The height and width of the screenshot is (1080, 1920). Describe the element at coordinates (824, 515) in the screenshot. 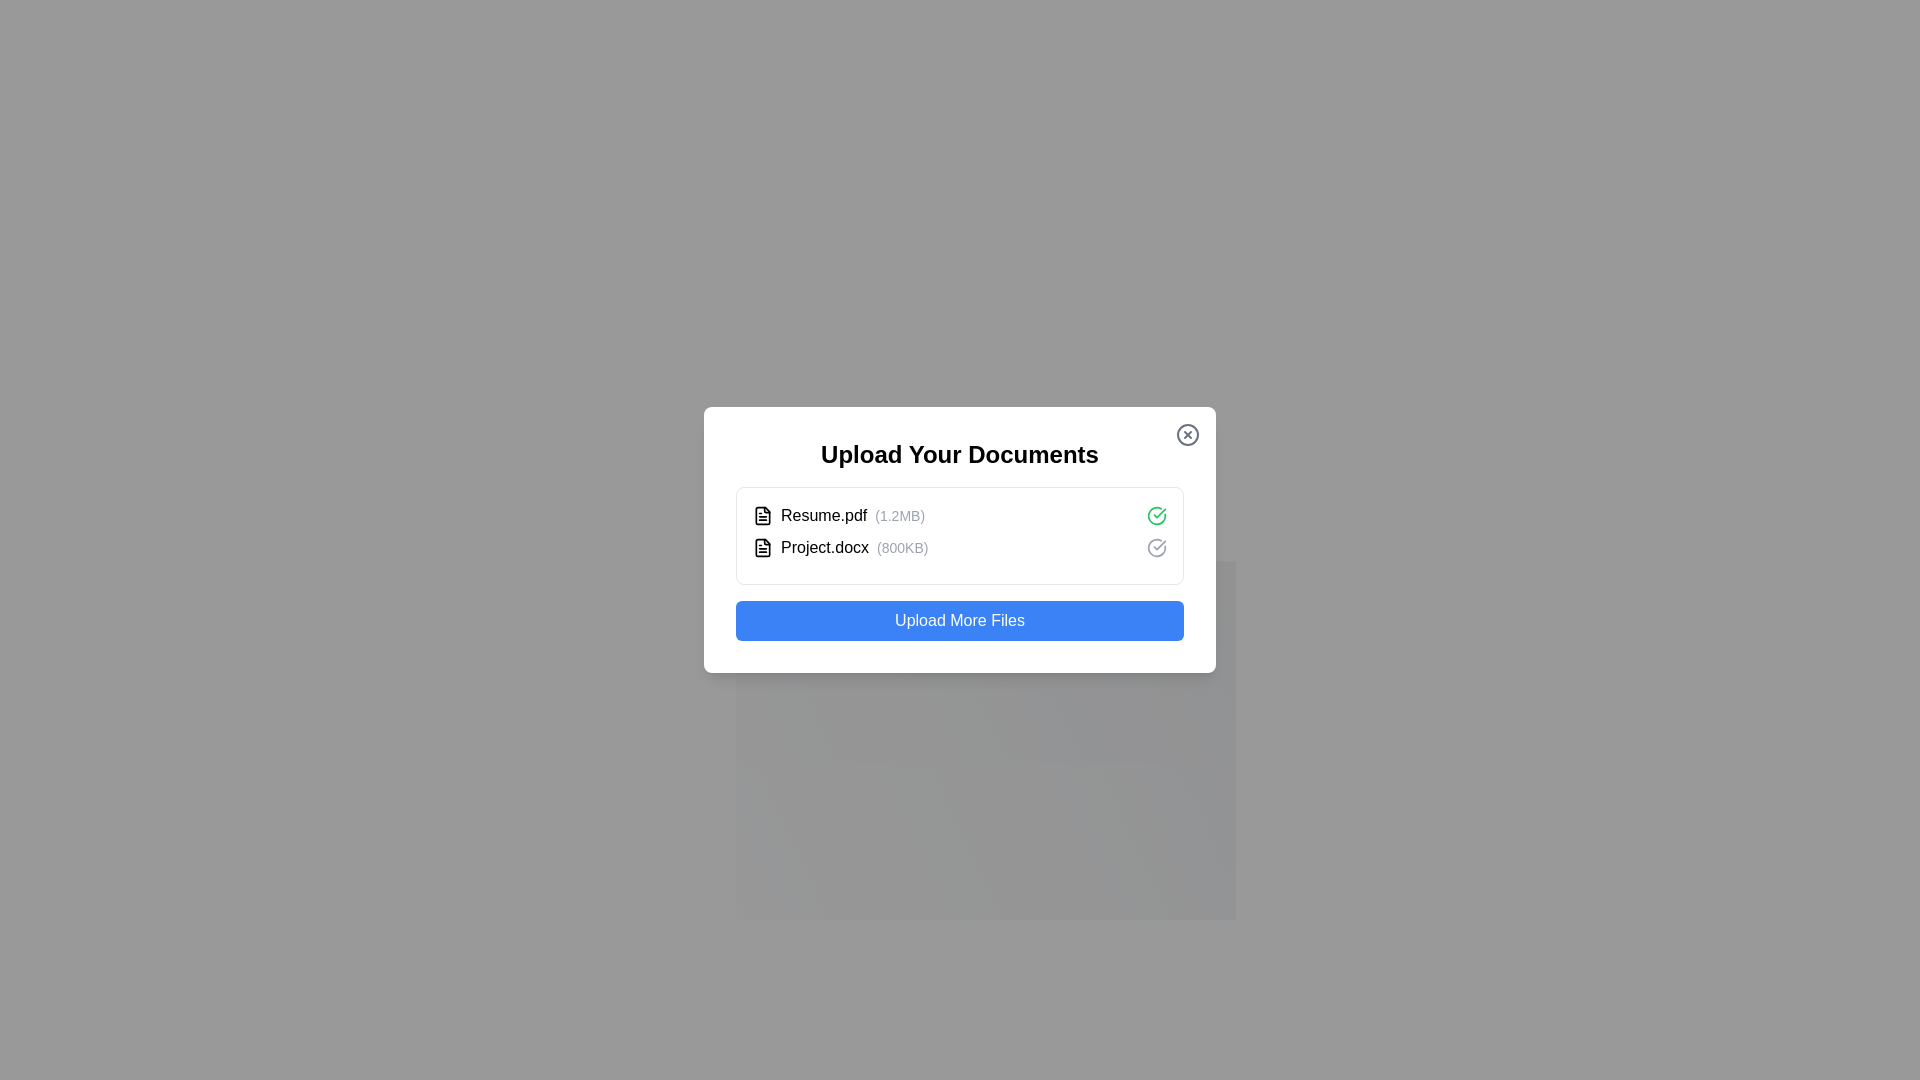

I see `the text label displaying 'Resume.pdf', which is the first entry in the list of uploaded files, aligned with a document icon on the left` at that location.